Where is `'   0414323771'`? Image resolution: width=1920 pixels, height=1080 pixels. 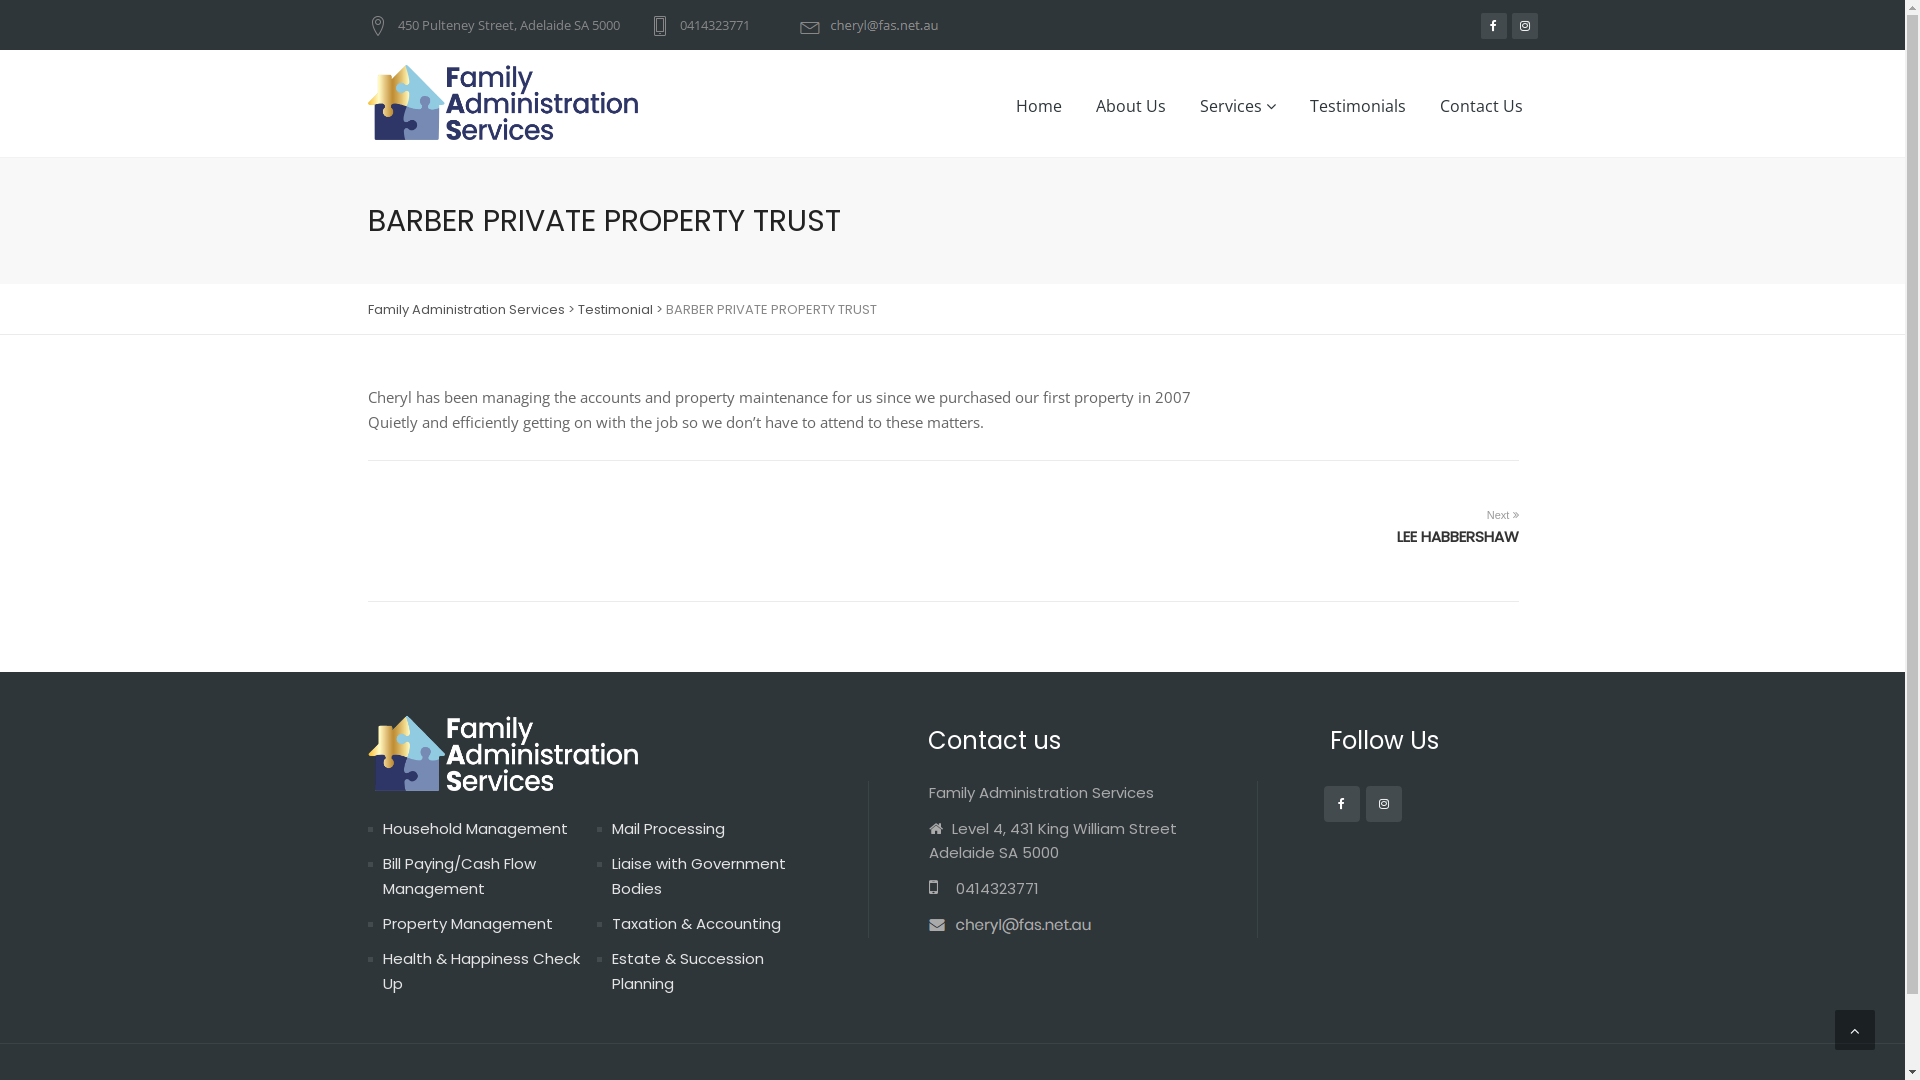 '   0414323771' is located at coordinates (926, 887).